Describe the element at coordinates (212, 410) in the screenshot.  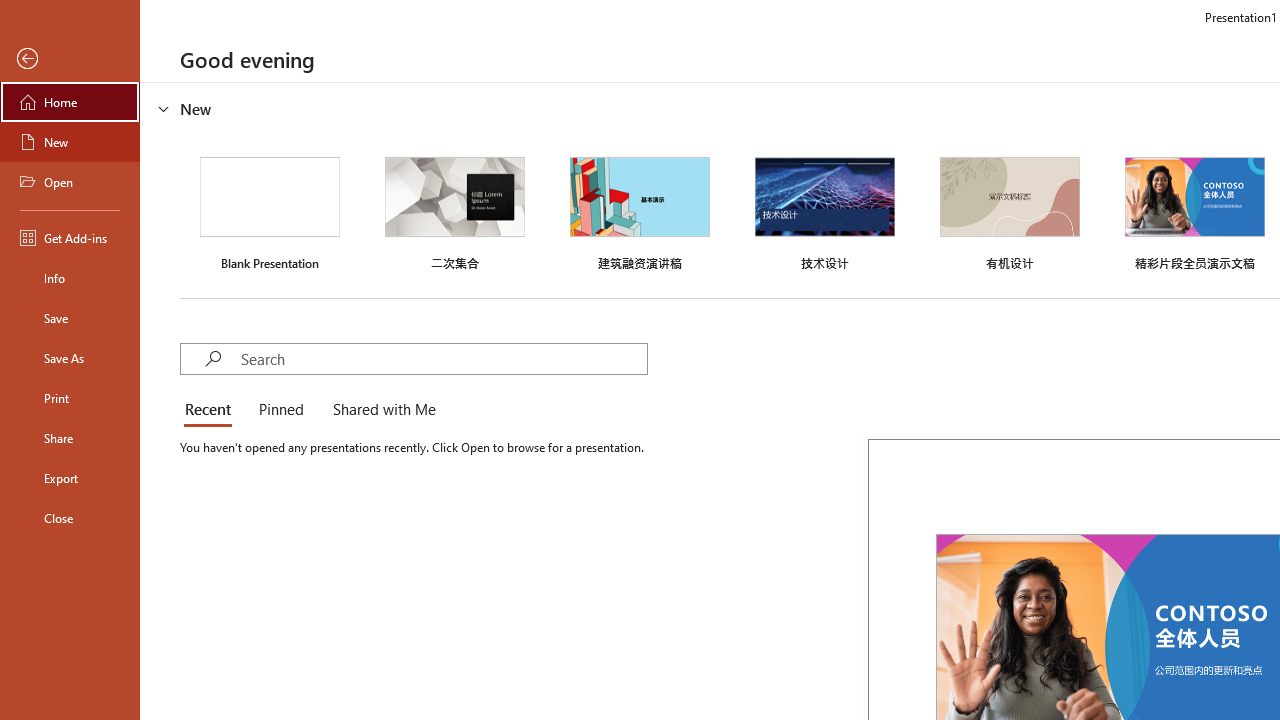
I see `'Recent'` at that location.